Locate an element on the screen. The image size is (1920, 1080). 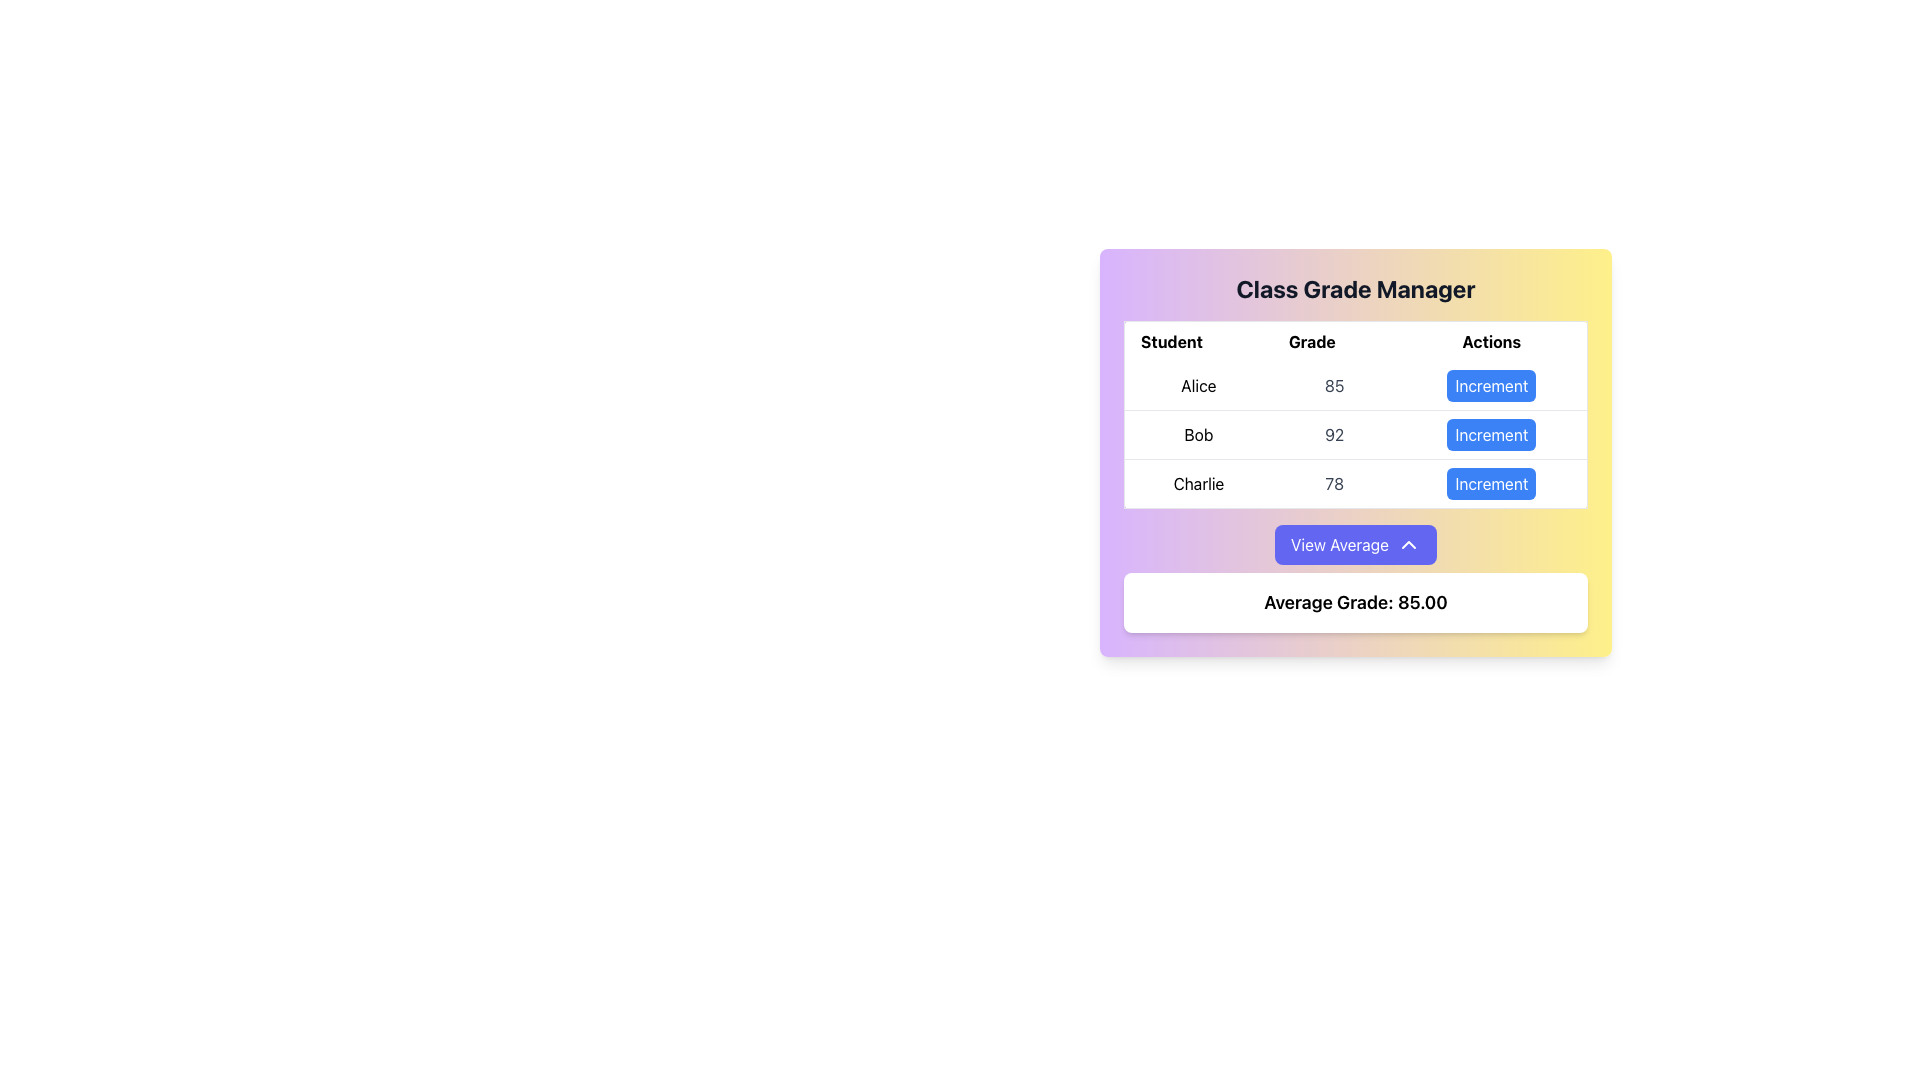
the static Text Label displaying the grade of student 'Charlie' in the third row of the 'Class Grade Manager' table under the 'Grade' column is located at coordinates (1334, 483).